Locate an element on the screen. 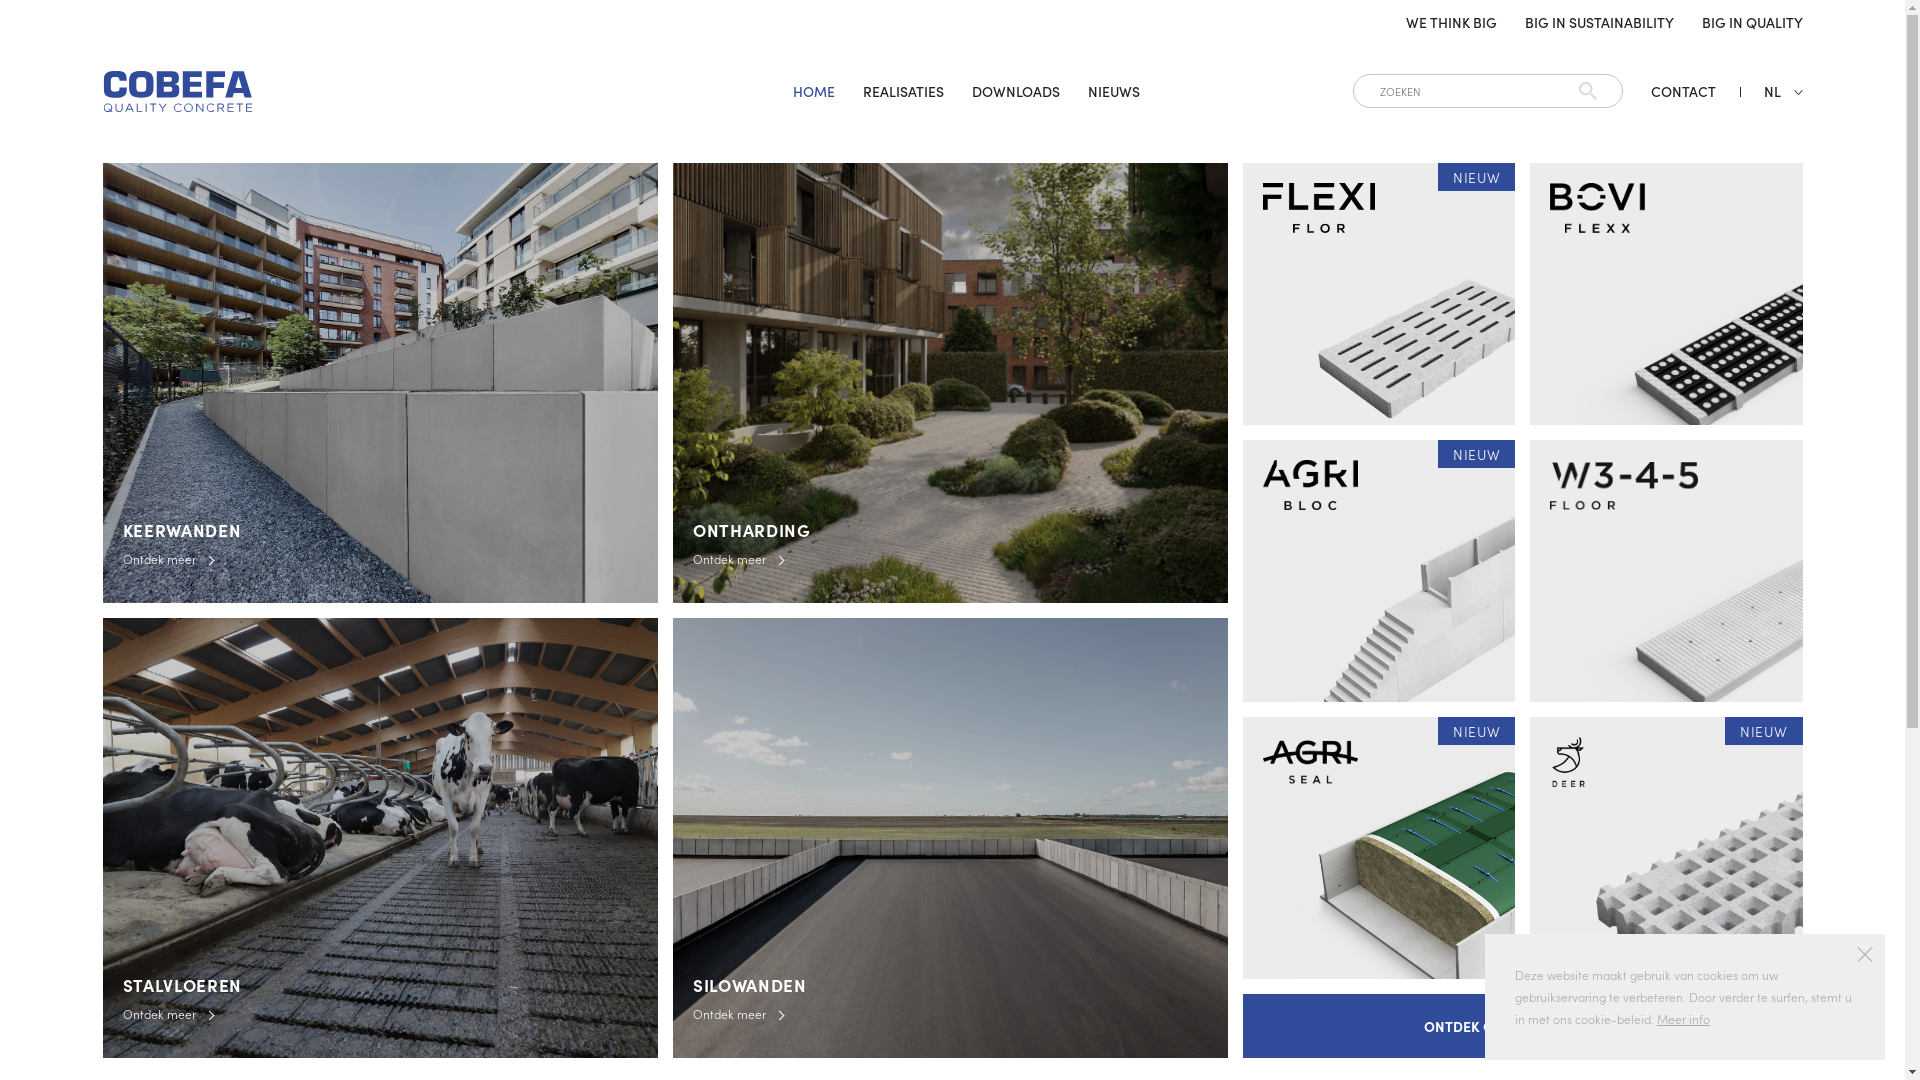 This screenshot has height=1080, width=1920. 'NL' is located at coordinates (1771, 91).